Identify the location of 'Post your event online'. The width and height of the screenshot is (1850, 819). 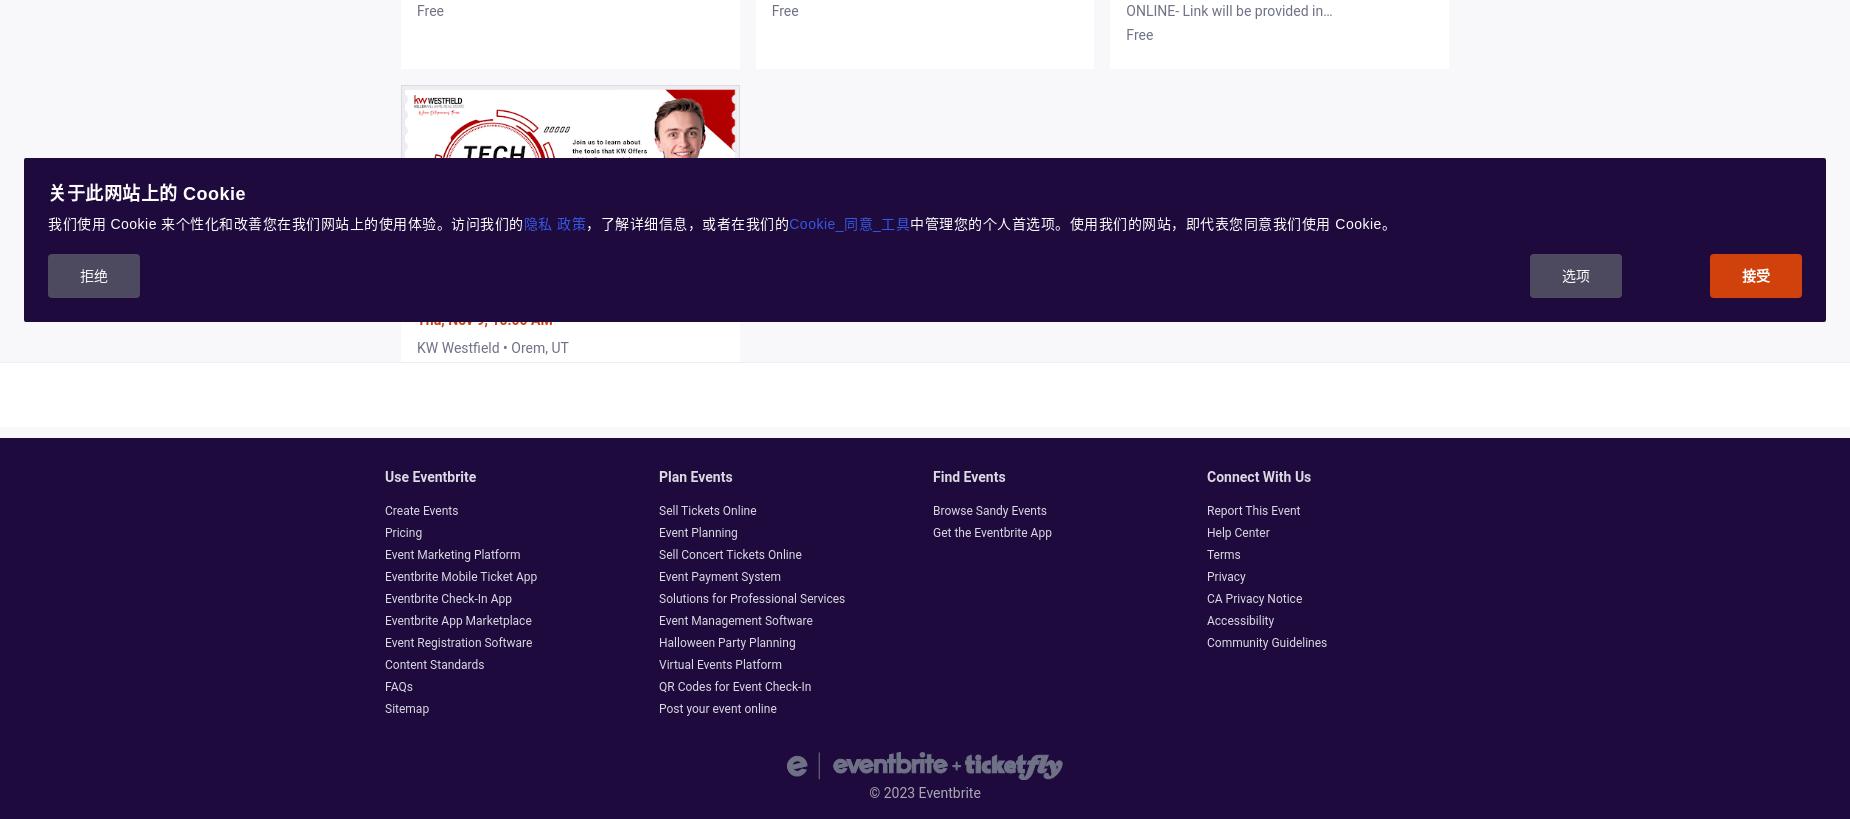
(717, 708).